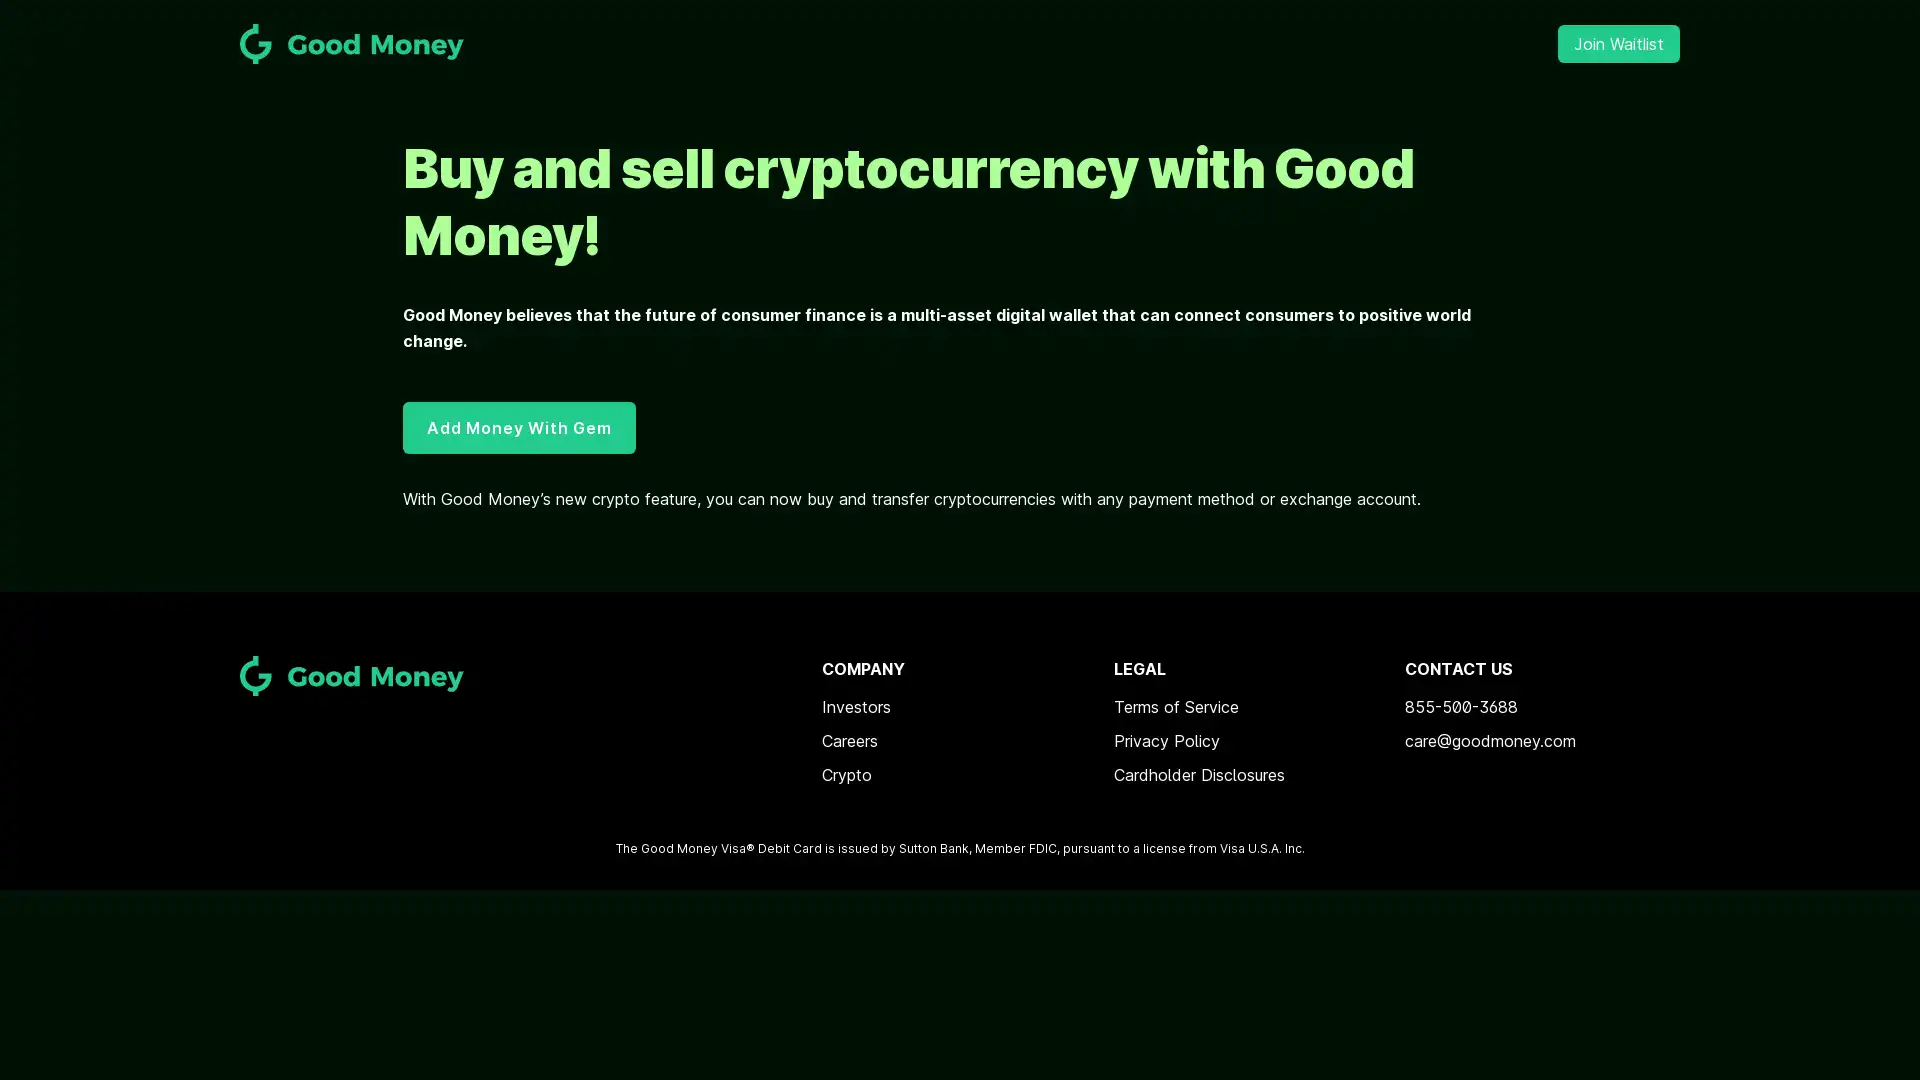 The height and width of the screenshot is (1080, 1920). Describe the element at coordinates (960, 610) in the screenshot. I see `Get Started` at that location.